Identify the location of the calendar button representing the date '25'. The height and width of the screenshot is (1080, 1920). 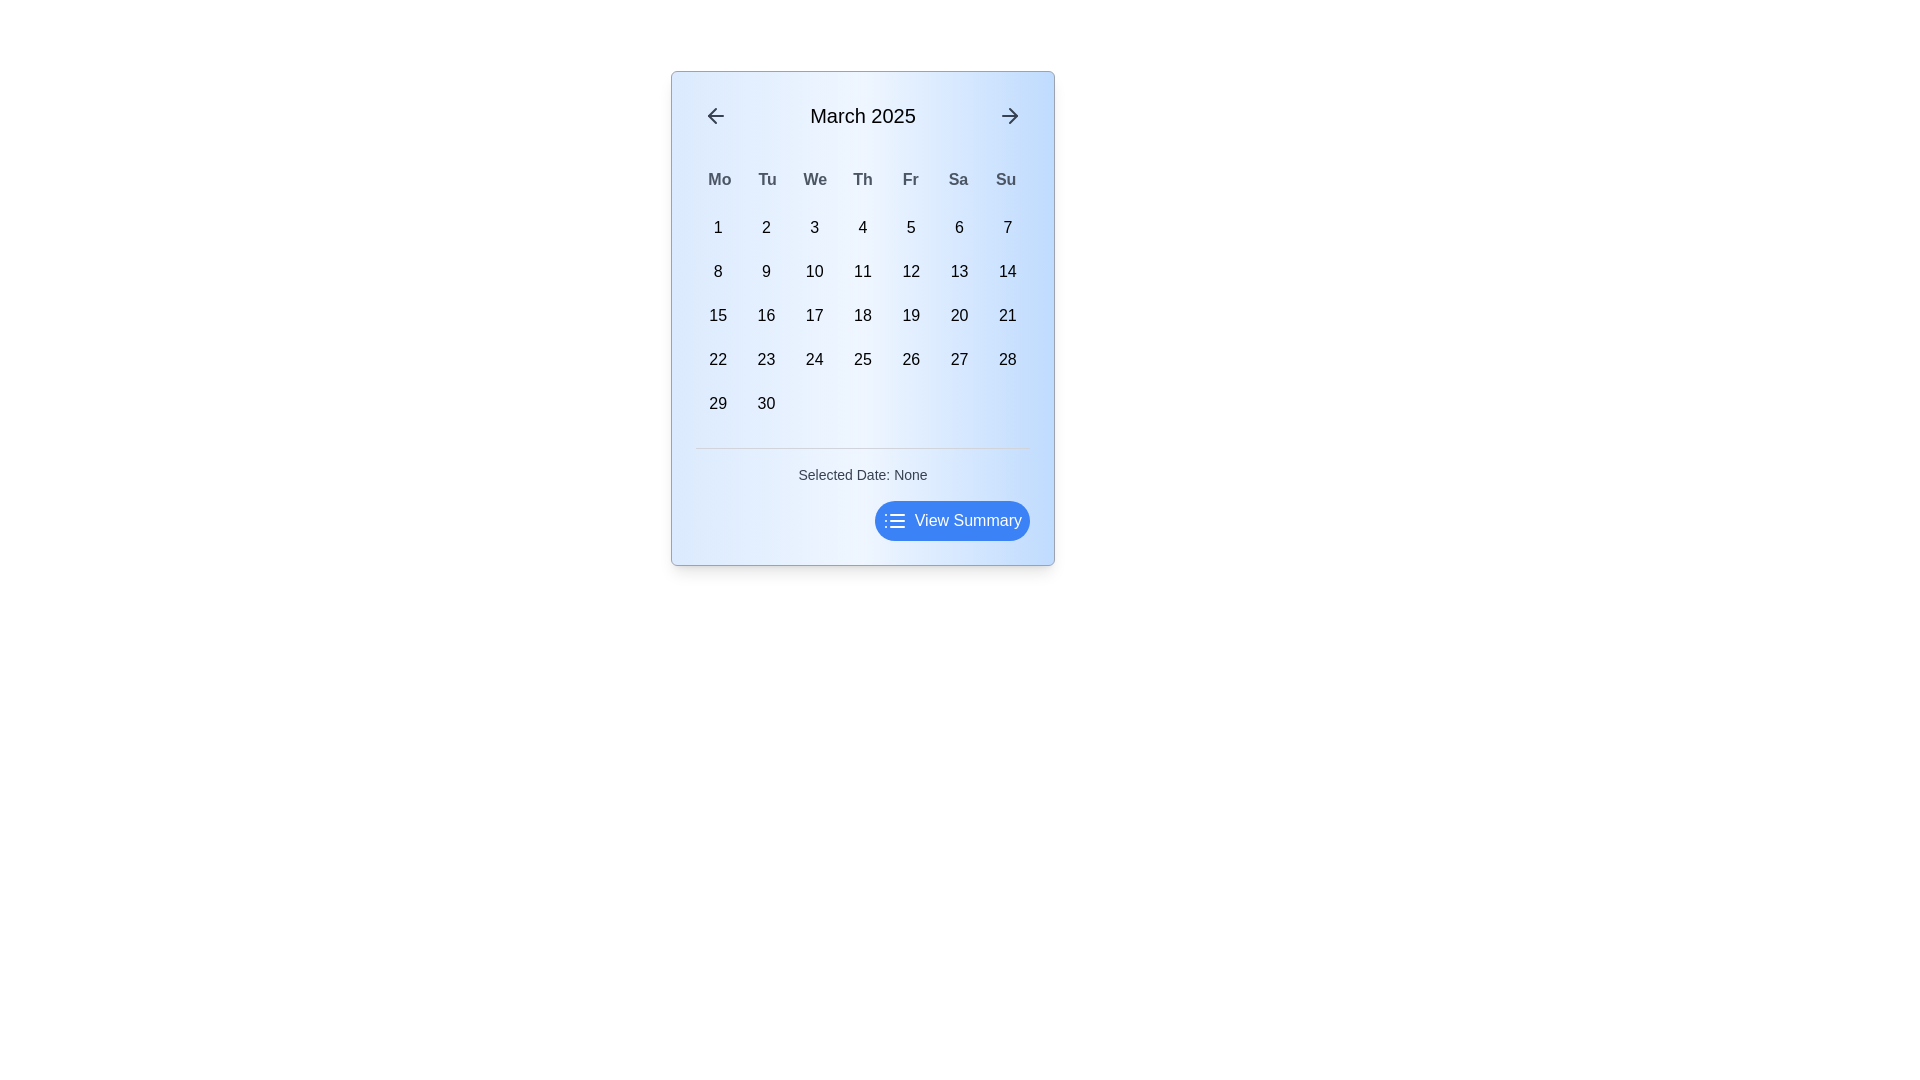
(863, 358).